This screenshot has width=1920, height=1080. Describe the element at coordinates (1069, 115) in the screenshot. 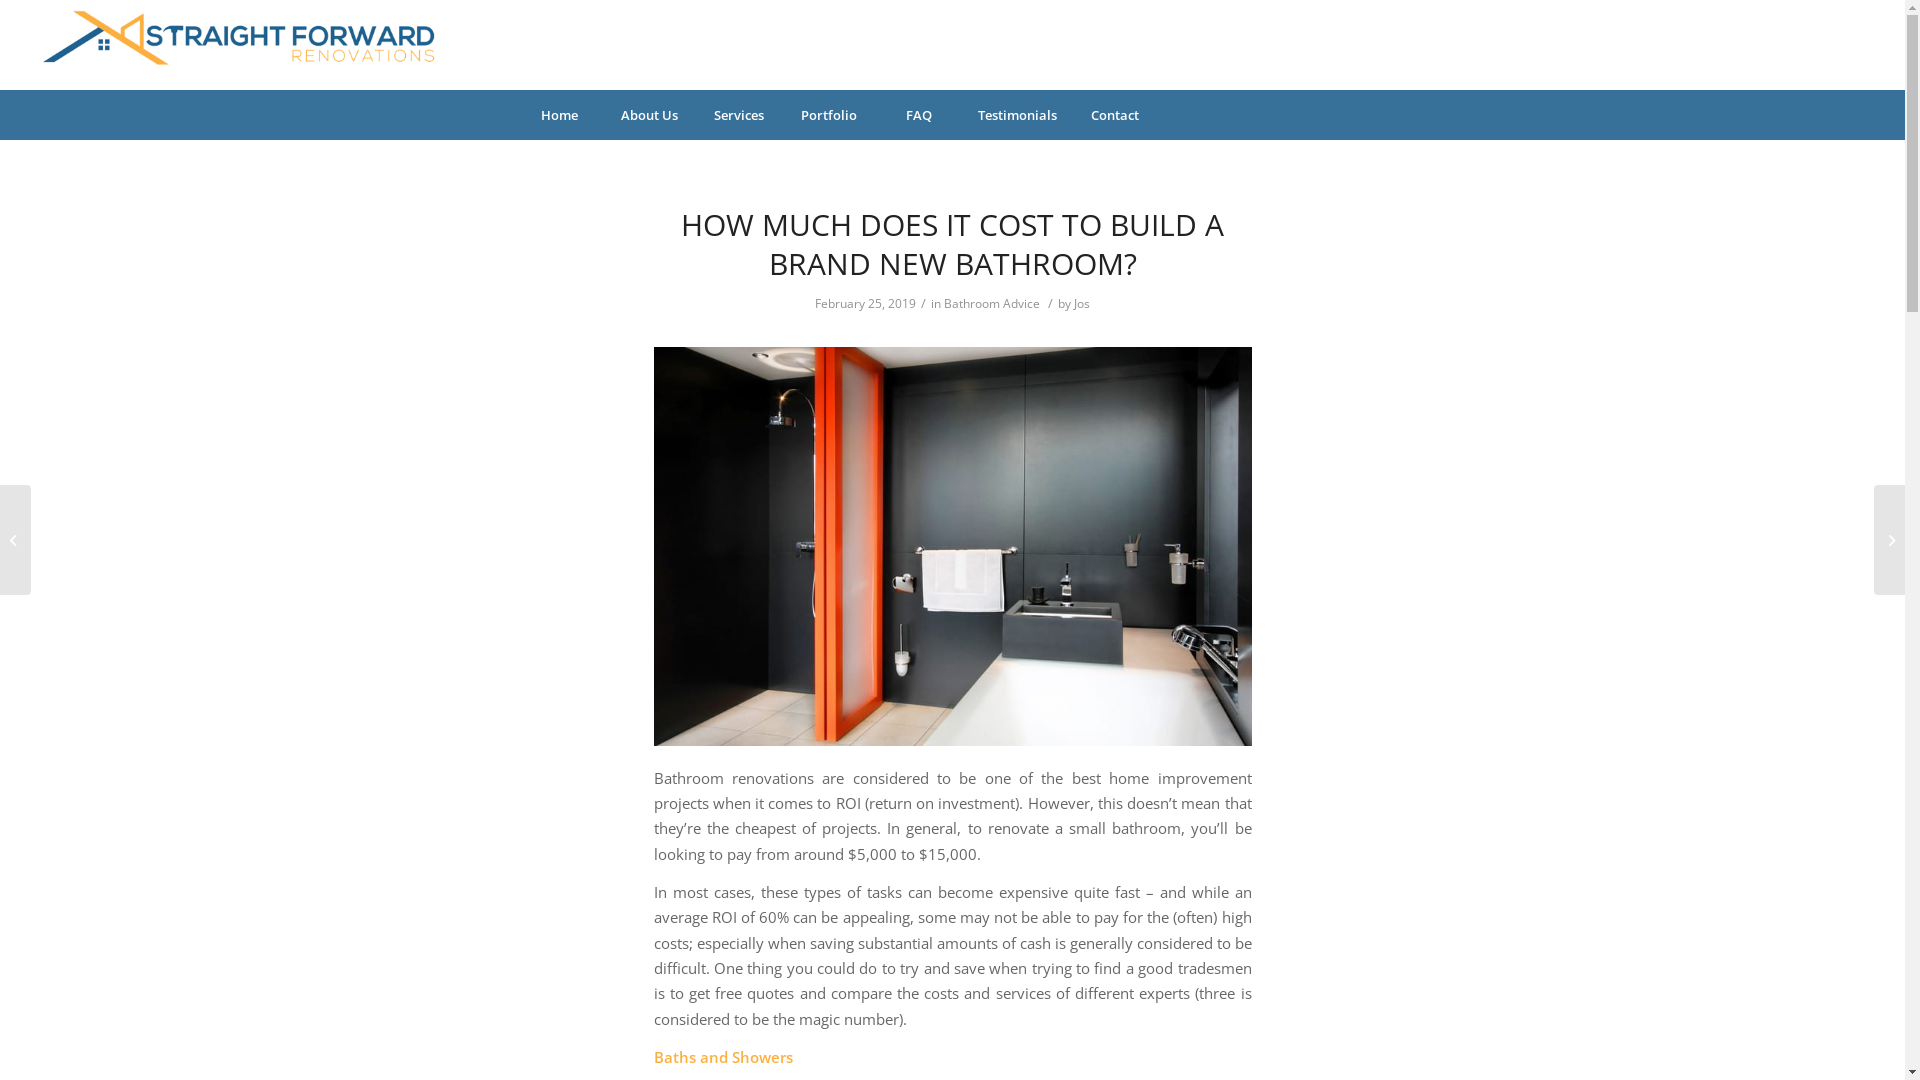

I see `'Contact'` at that location.